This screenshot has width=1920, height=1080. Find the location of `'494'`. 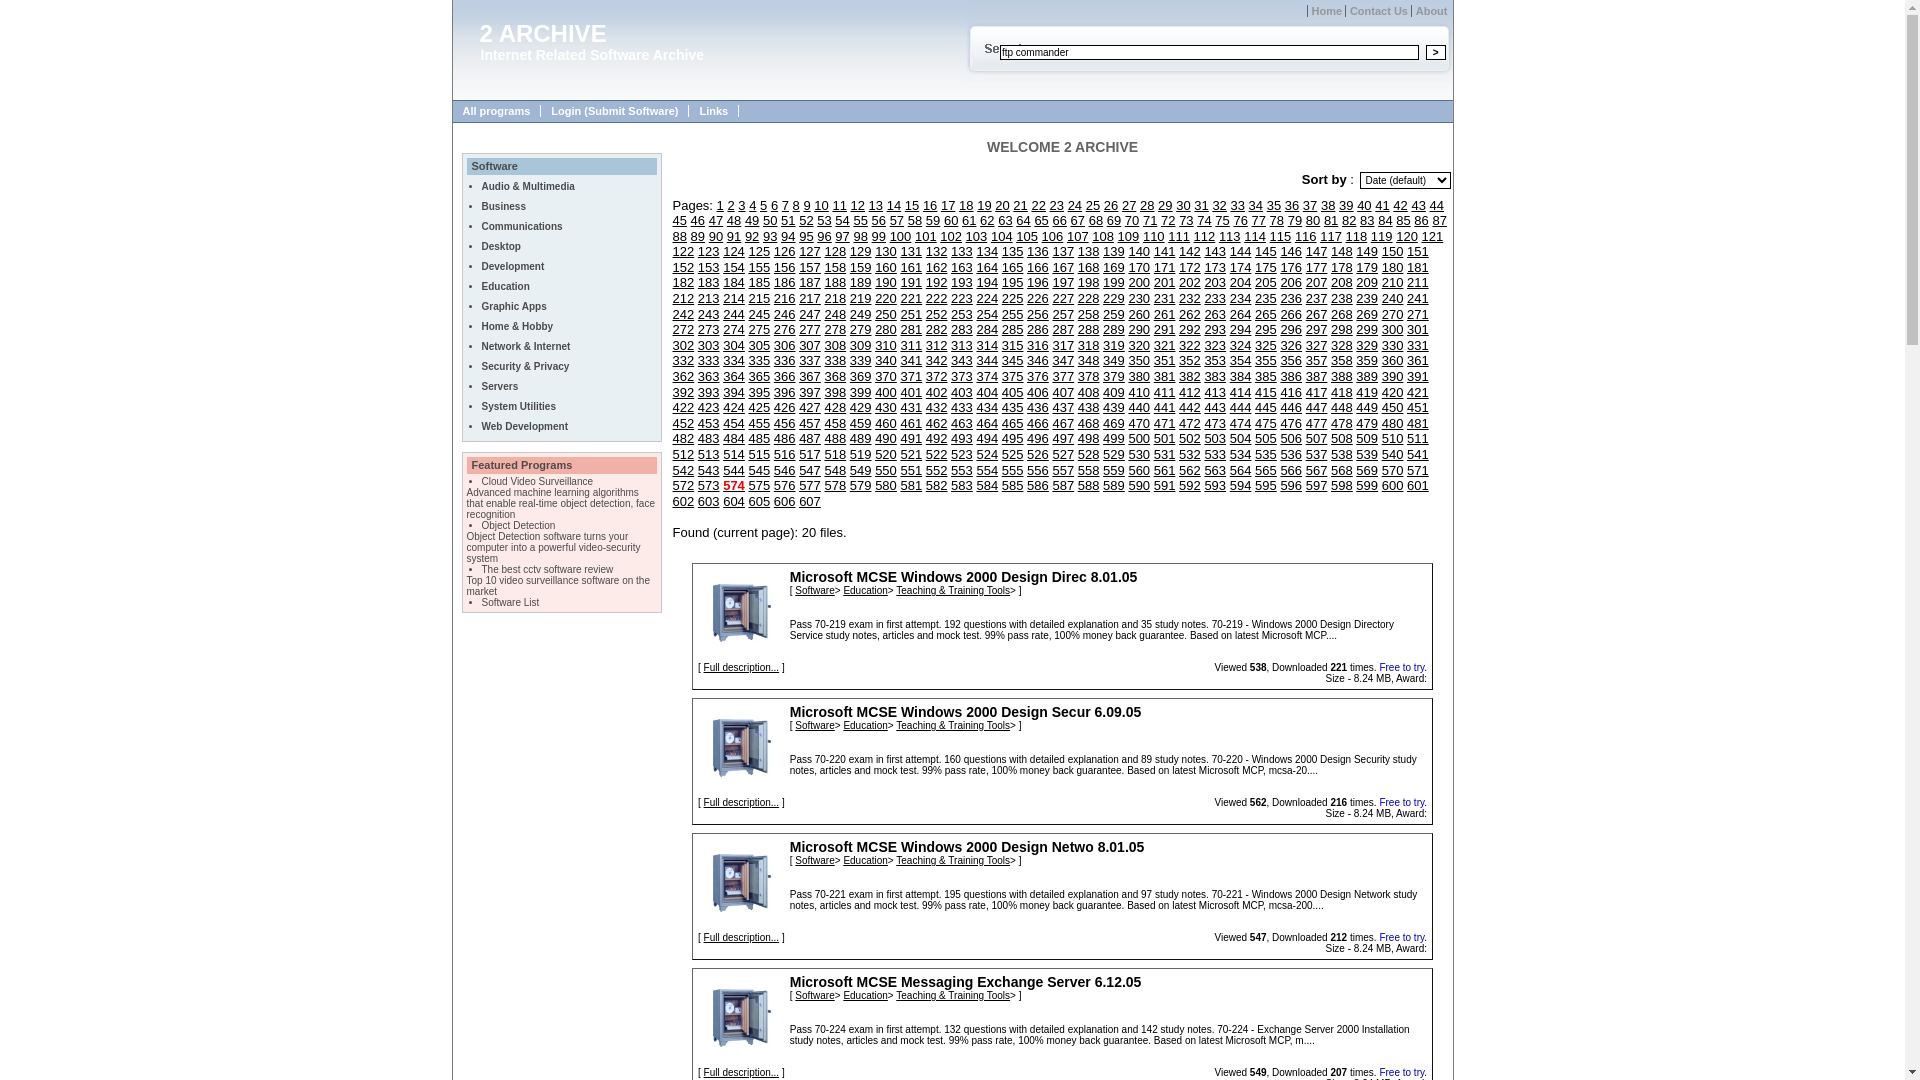

'494' is located at coordinates (987, 437).